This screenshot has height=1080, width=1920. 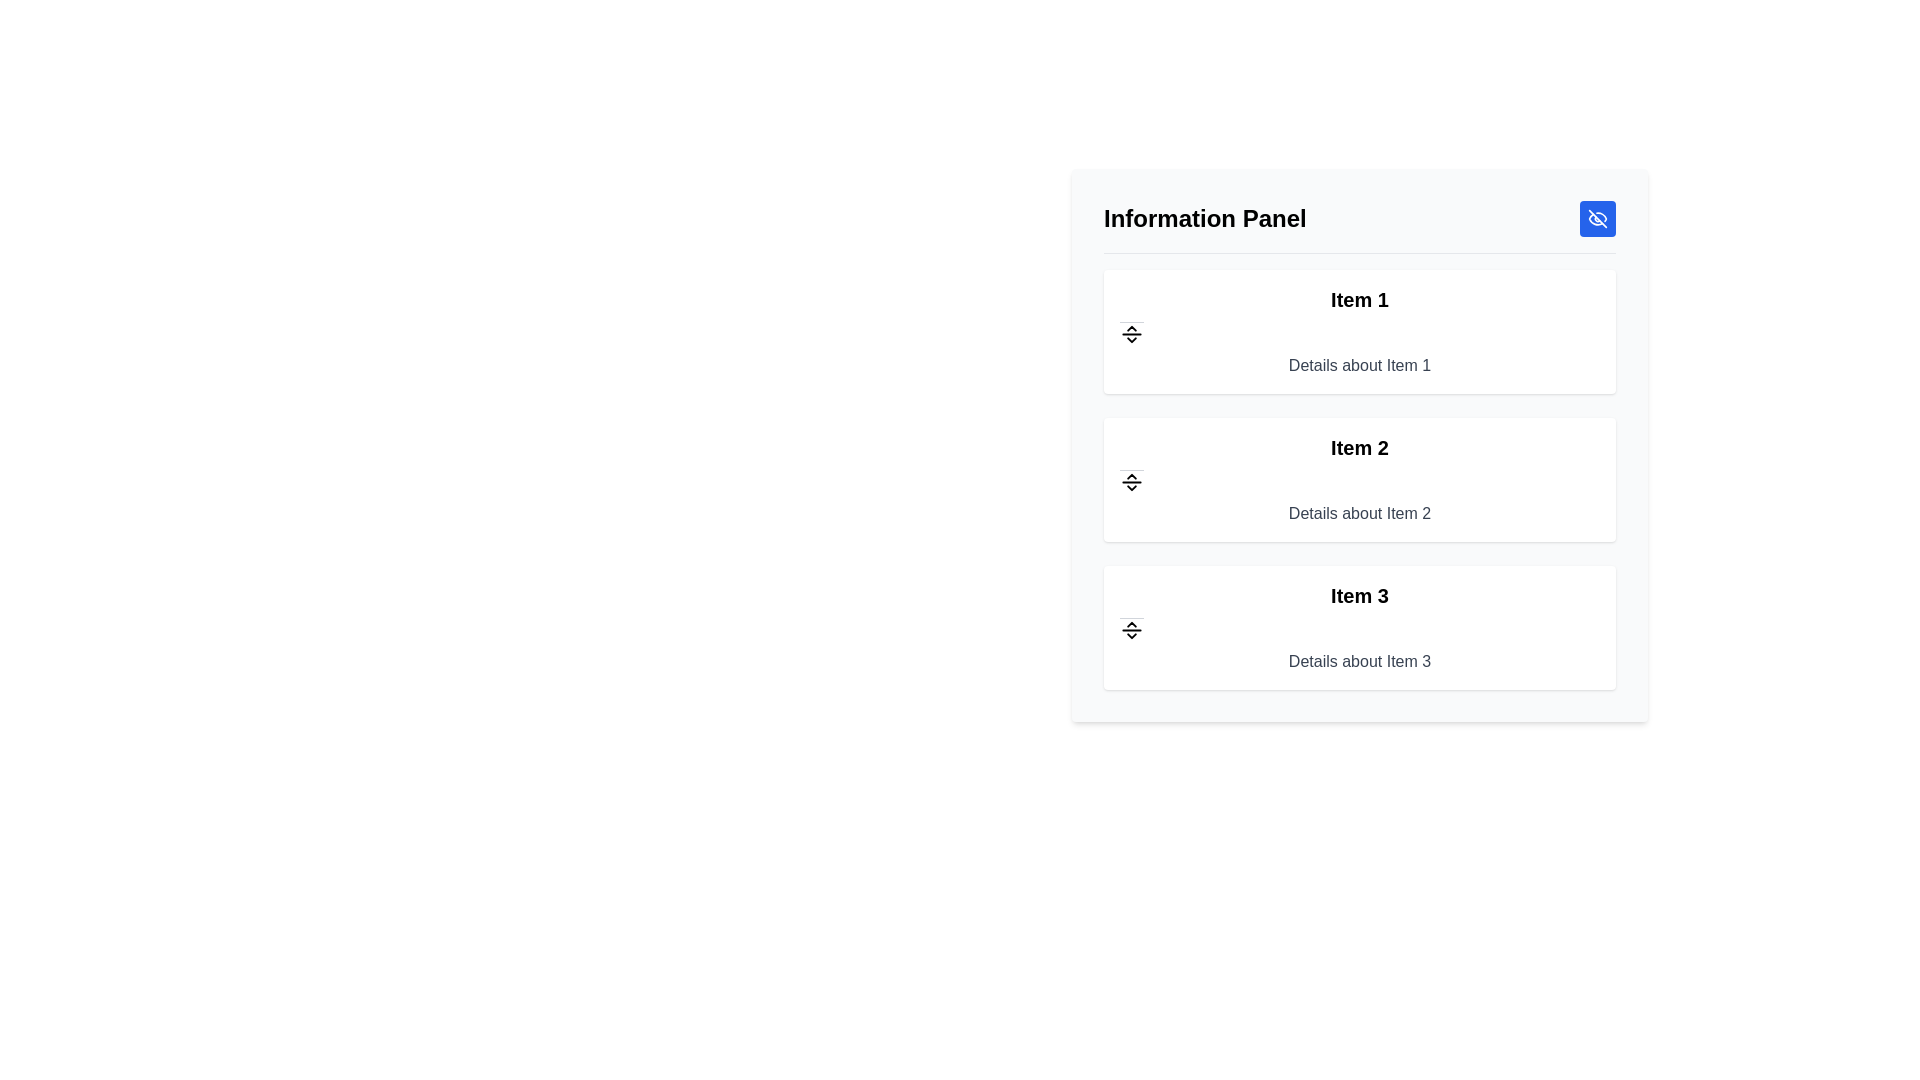 I want to click on the Text Label displaying 'Item 3' in a bold, large font within the third card section, so click(x=1359, y=595).